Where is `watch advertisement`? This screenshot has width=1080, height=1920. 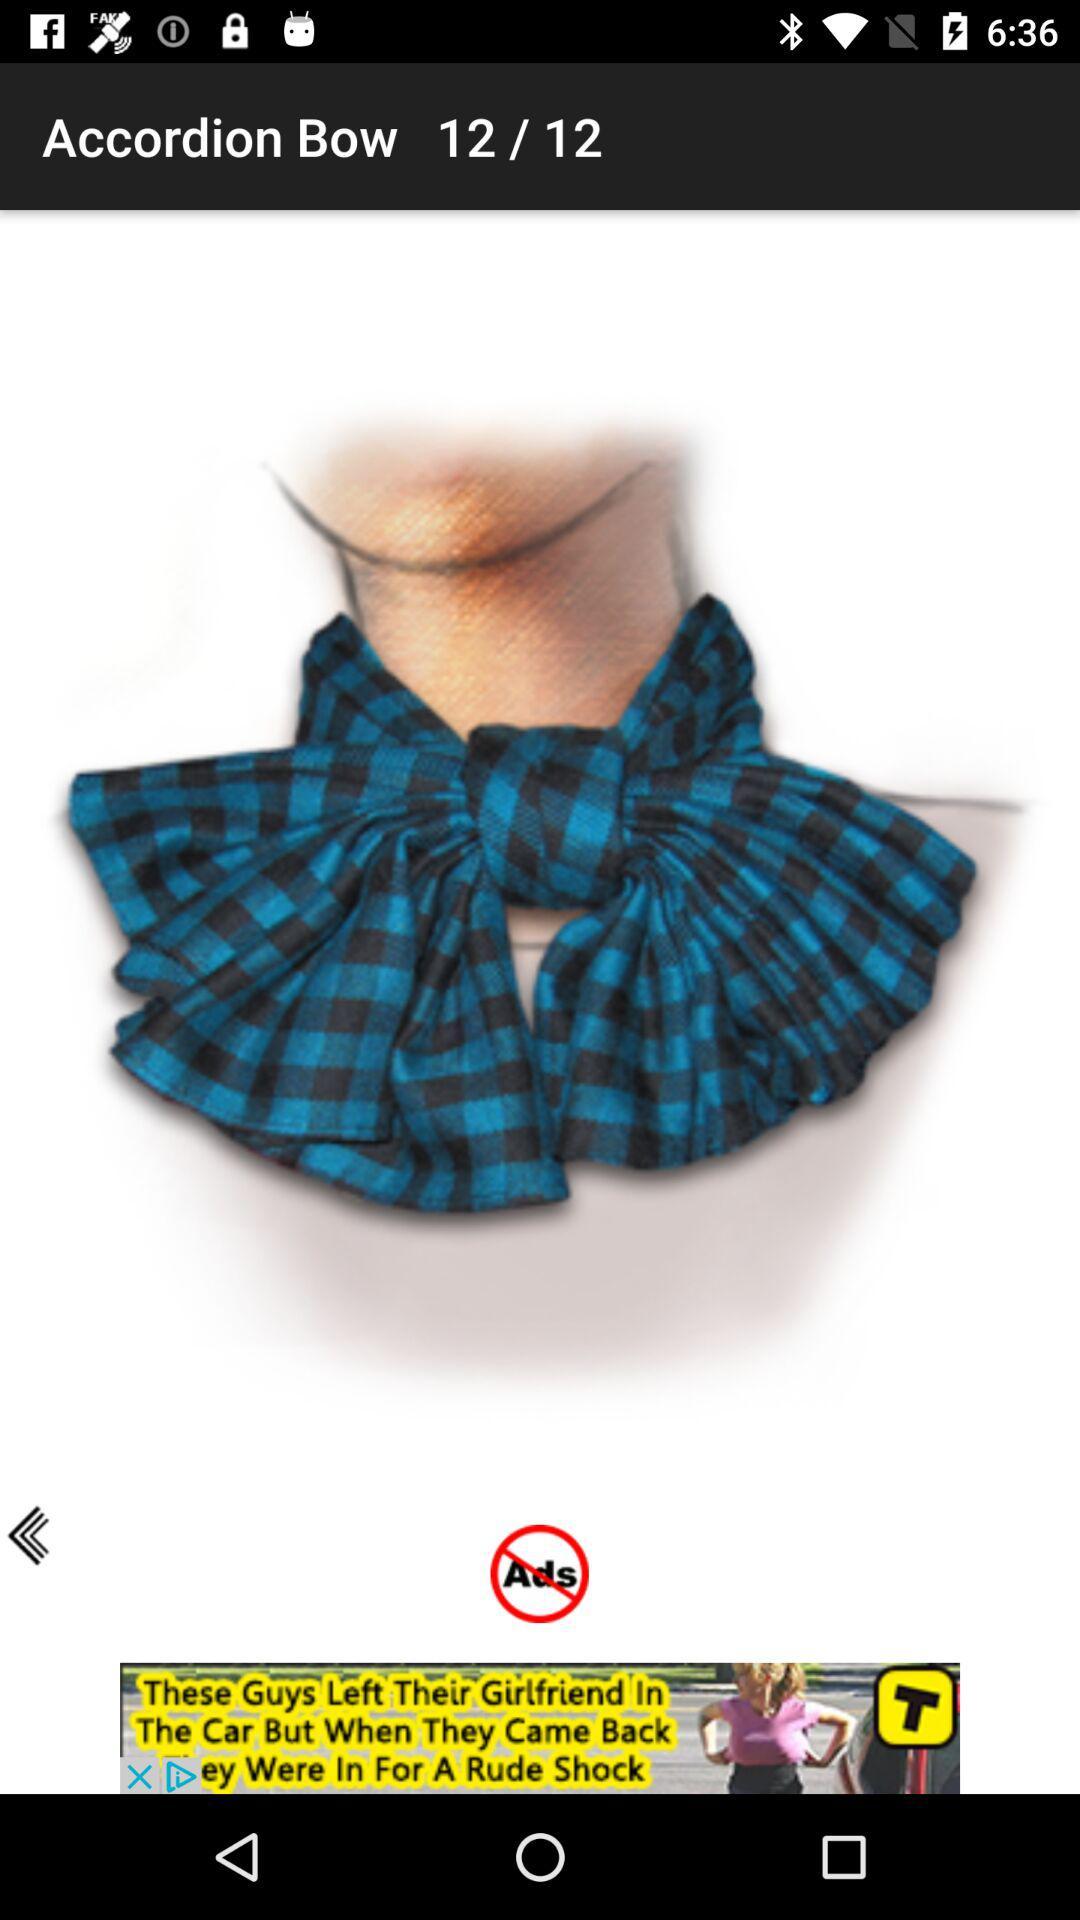 watch advertisement is located at coordinates (540, 1727).